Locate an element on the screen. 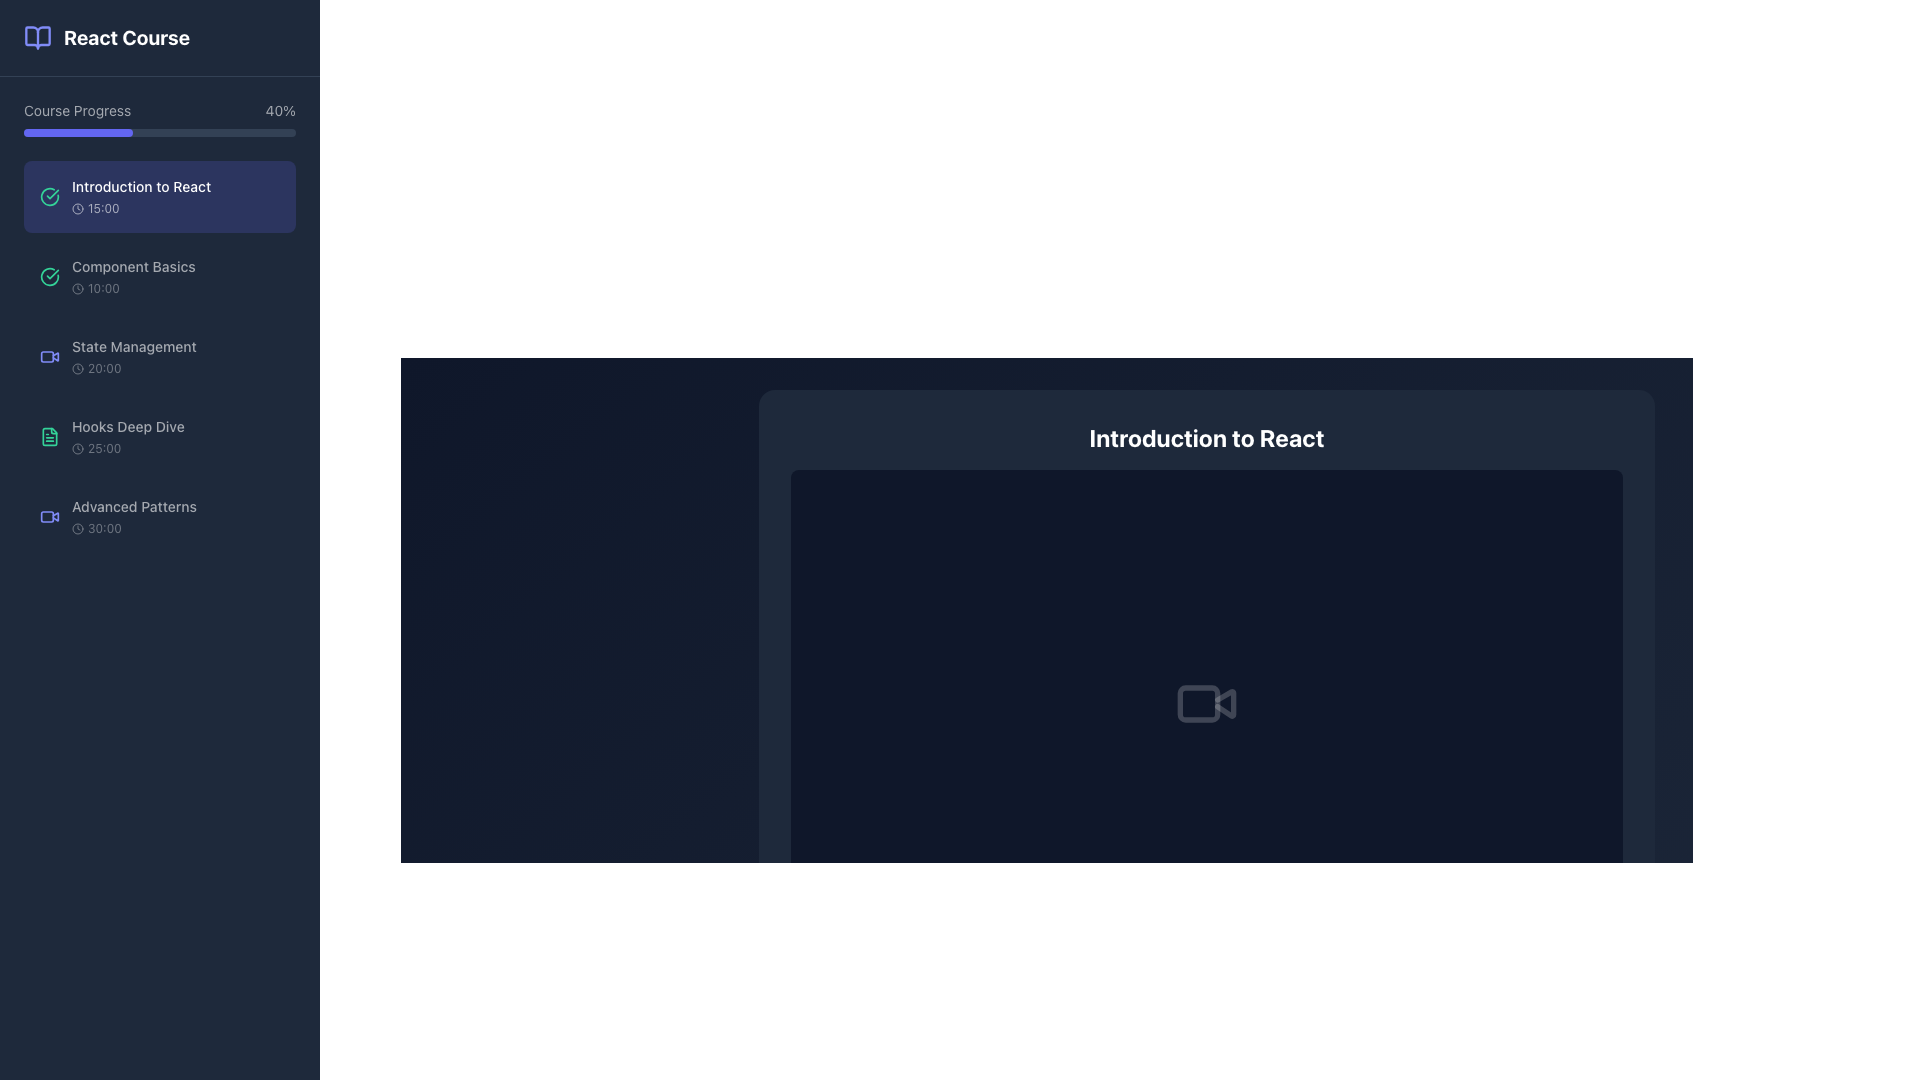  the lesson list item located is located at coordinates (176, 435).